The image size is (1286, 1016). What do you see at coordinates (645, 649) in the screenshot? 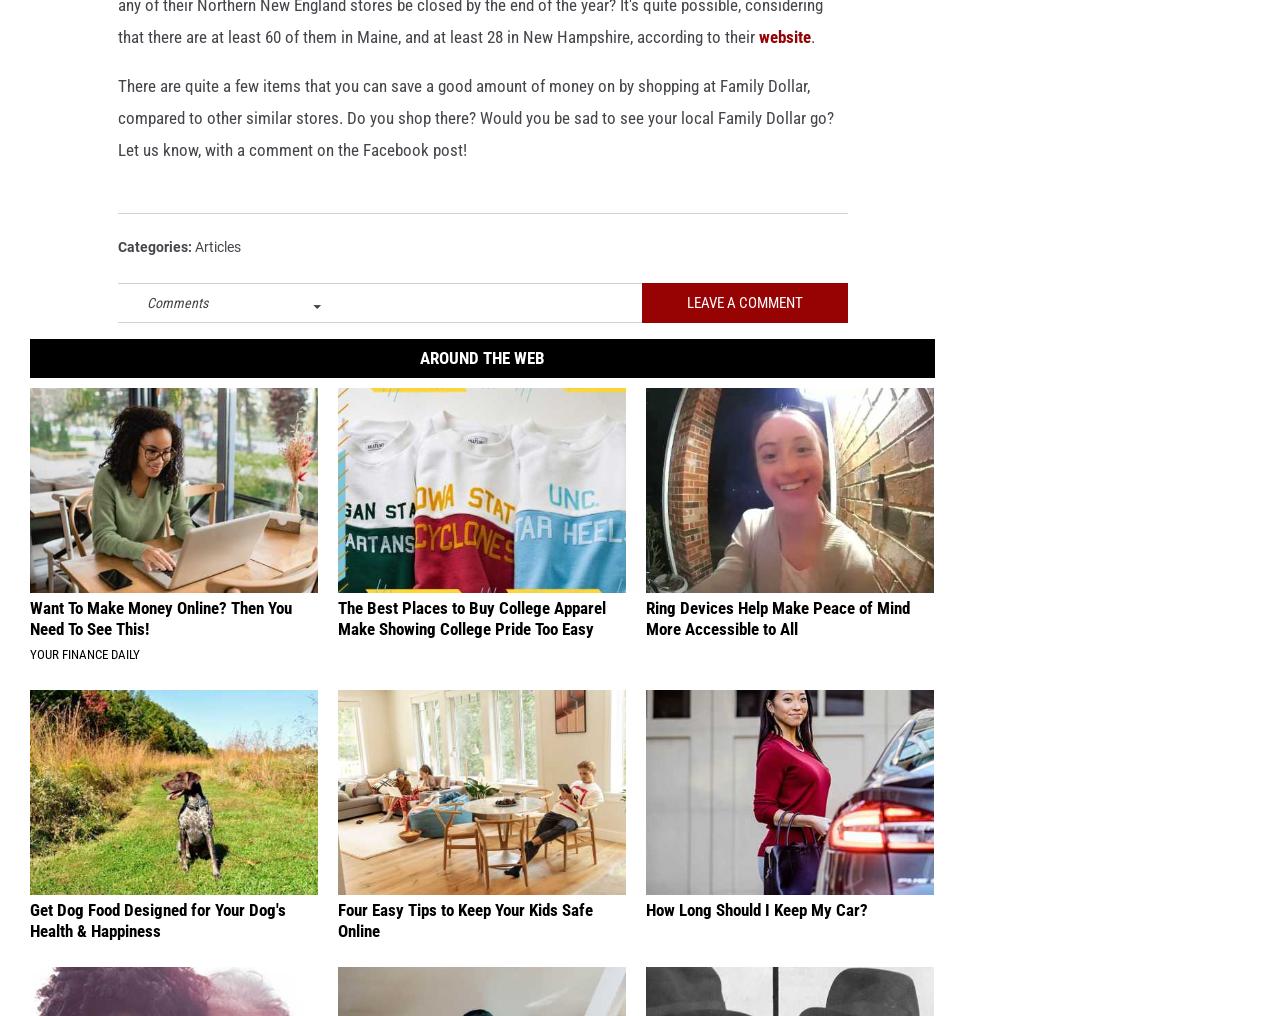
I see `'Ring Devices Help Make Peace of Mind More Accessible to All'` at bounding box center [645, 649].